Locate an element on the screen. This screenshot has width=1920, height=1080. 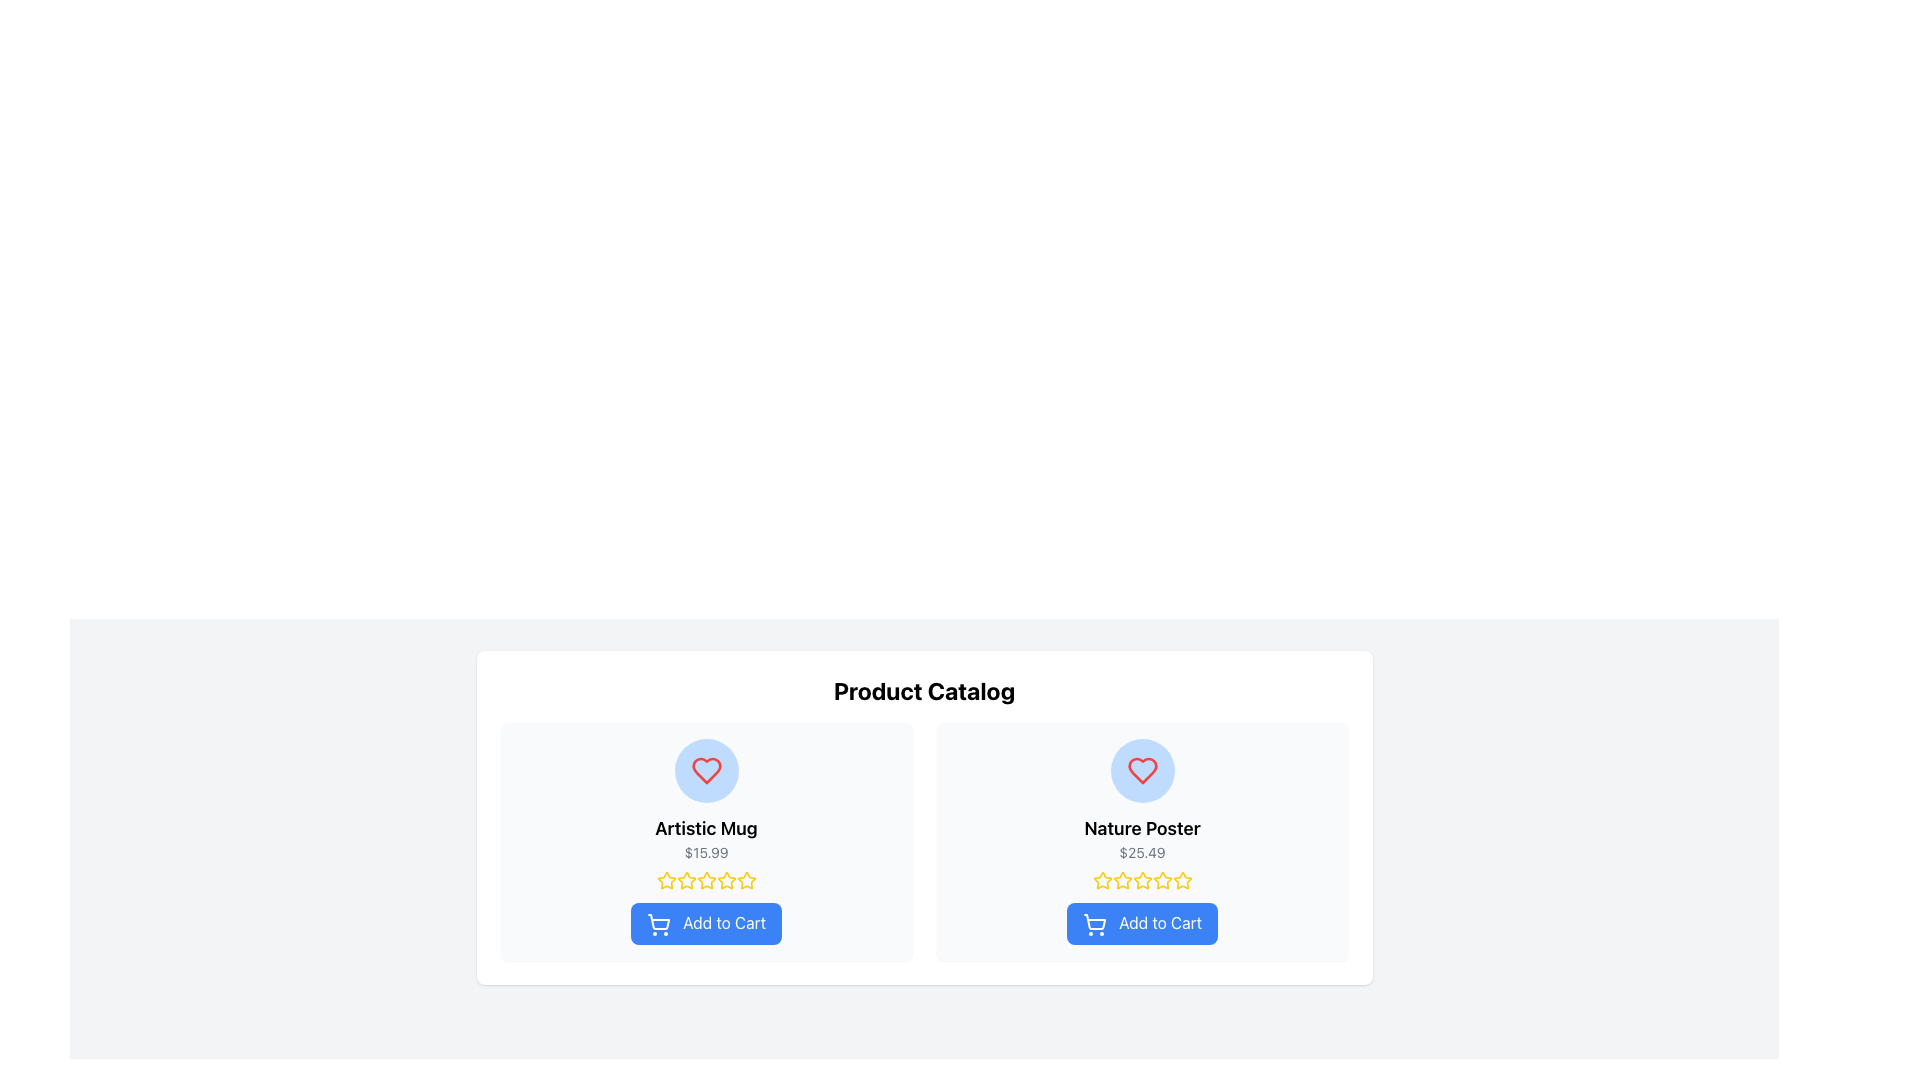
the fourth (center) yellow five-pointed star in the row of five stars beneath the 'Nature Poster' card is located at coordinates (1142, 879).